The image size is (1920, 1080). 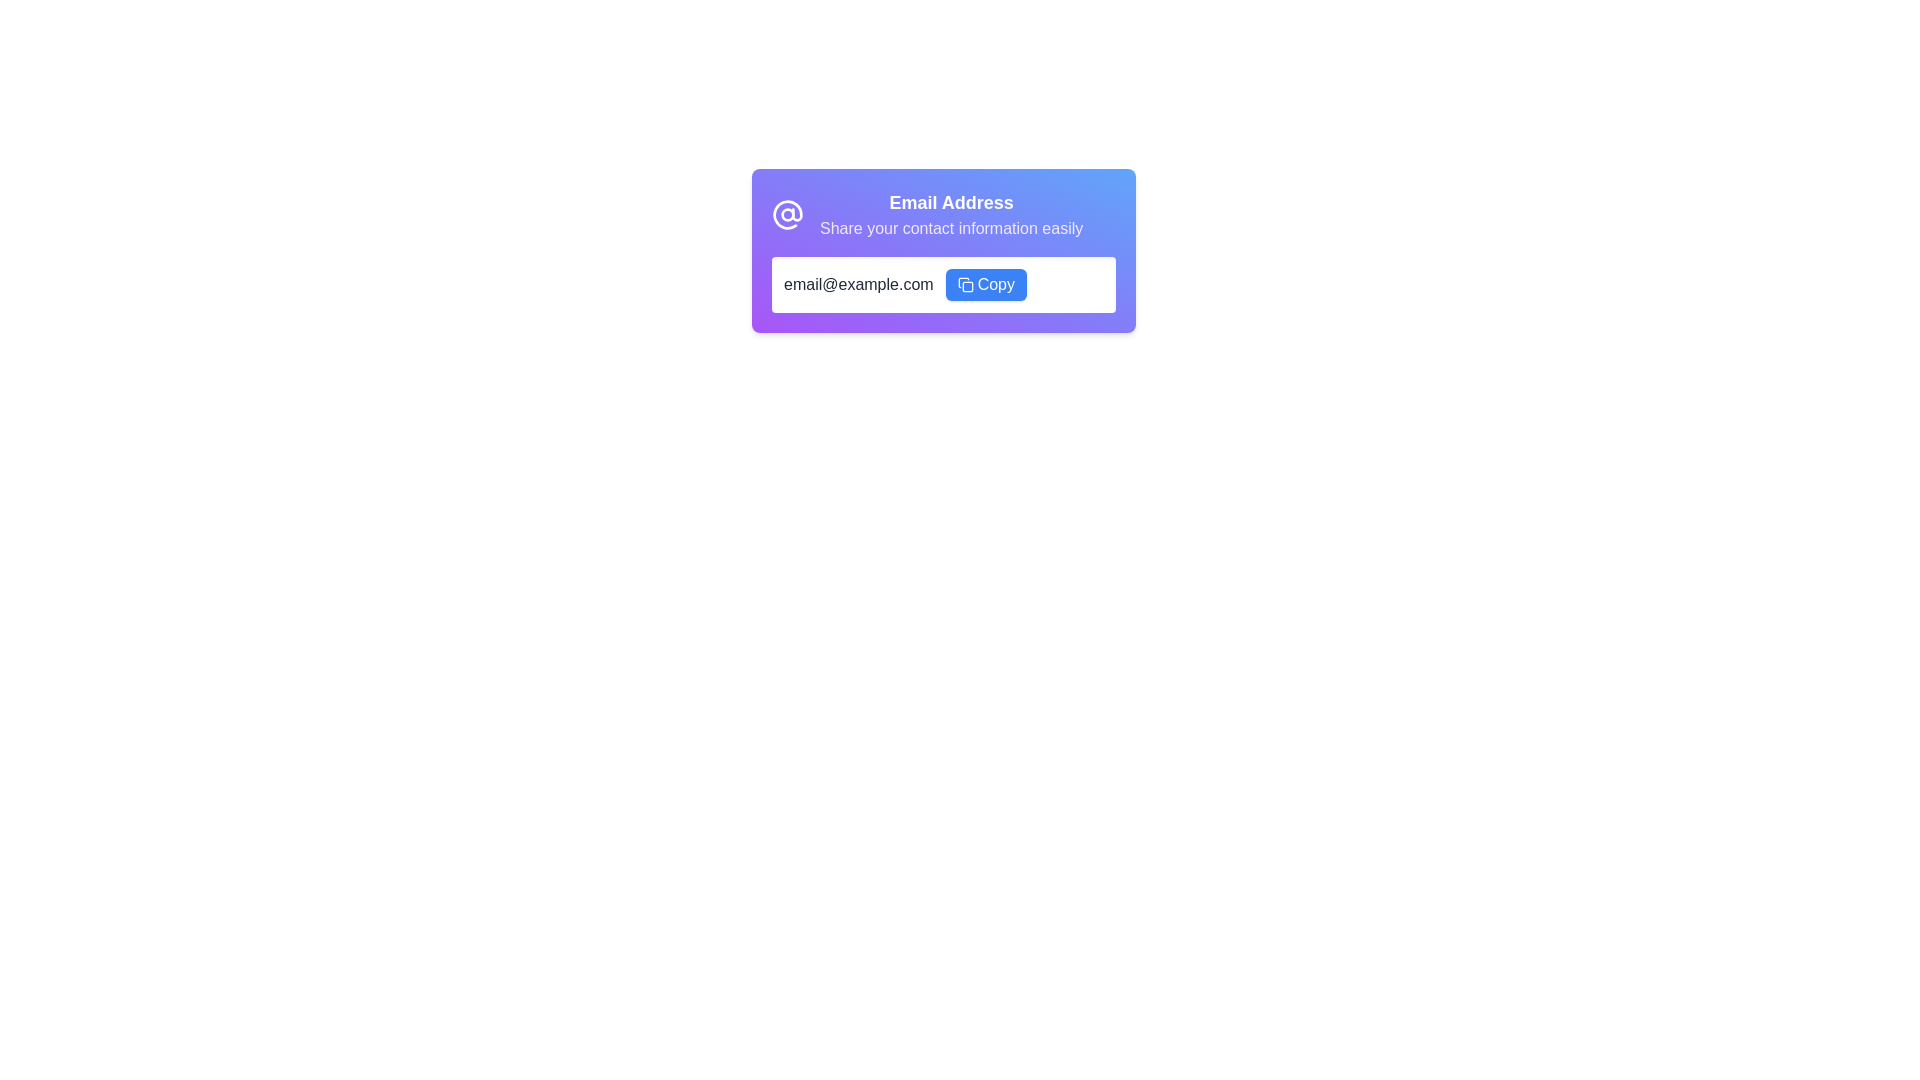 I want to click on the decorative rectangle icon that is part of the 'Copy' button, which represents a copy action, so click(x=967, y=286).